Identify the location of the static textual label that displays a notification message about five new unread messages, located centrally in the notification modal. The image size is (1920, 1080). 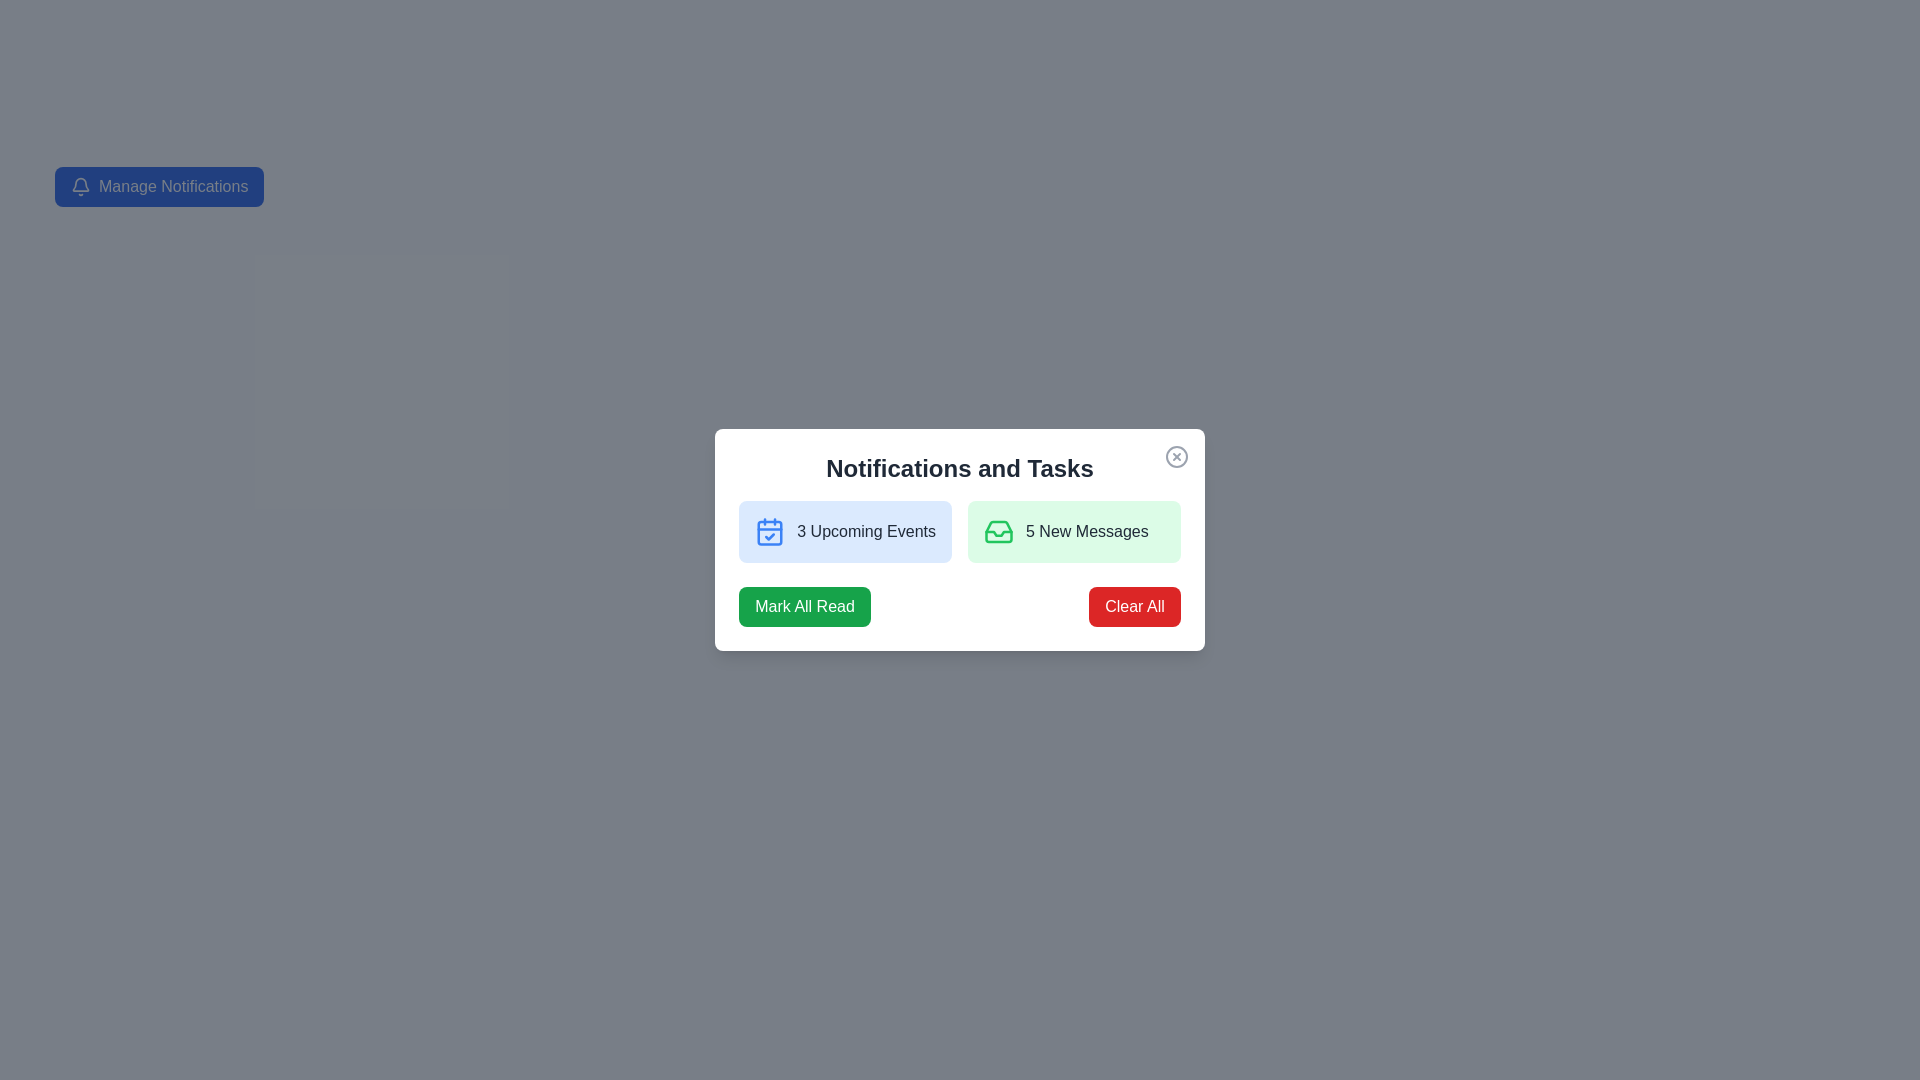
(1086, 531).